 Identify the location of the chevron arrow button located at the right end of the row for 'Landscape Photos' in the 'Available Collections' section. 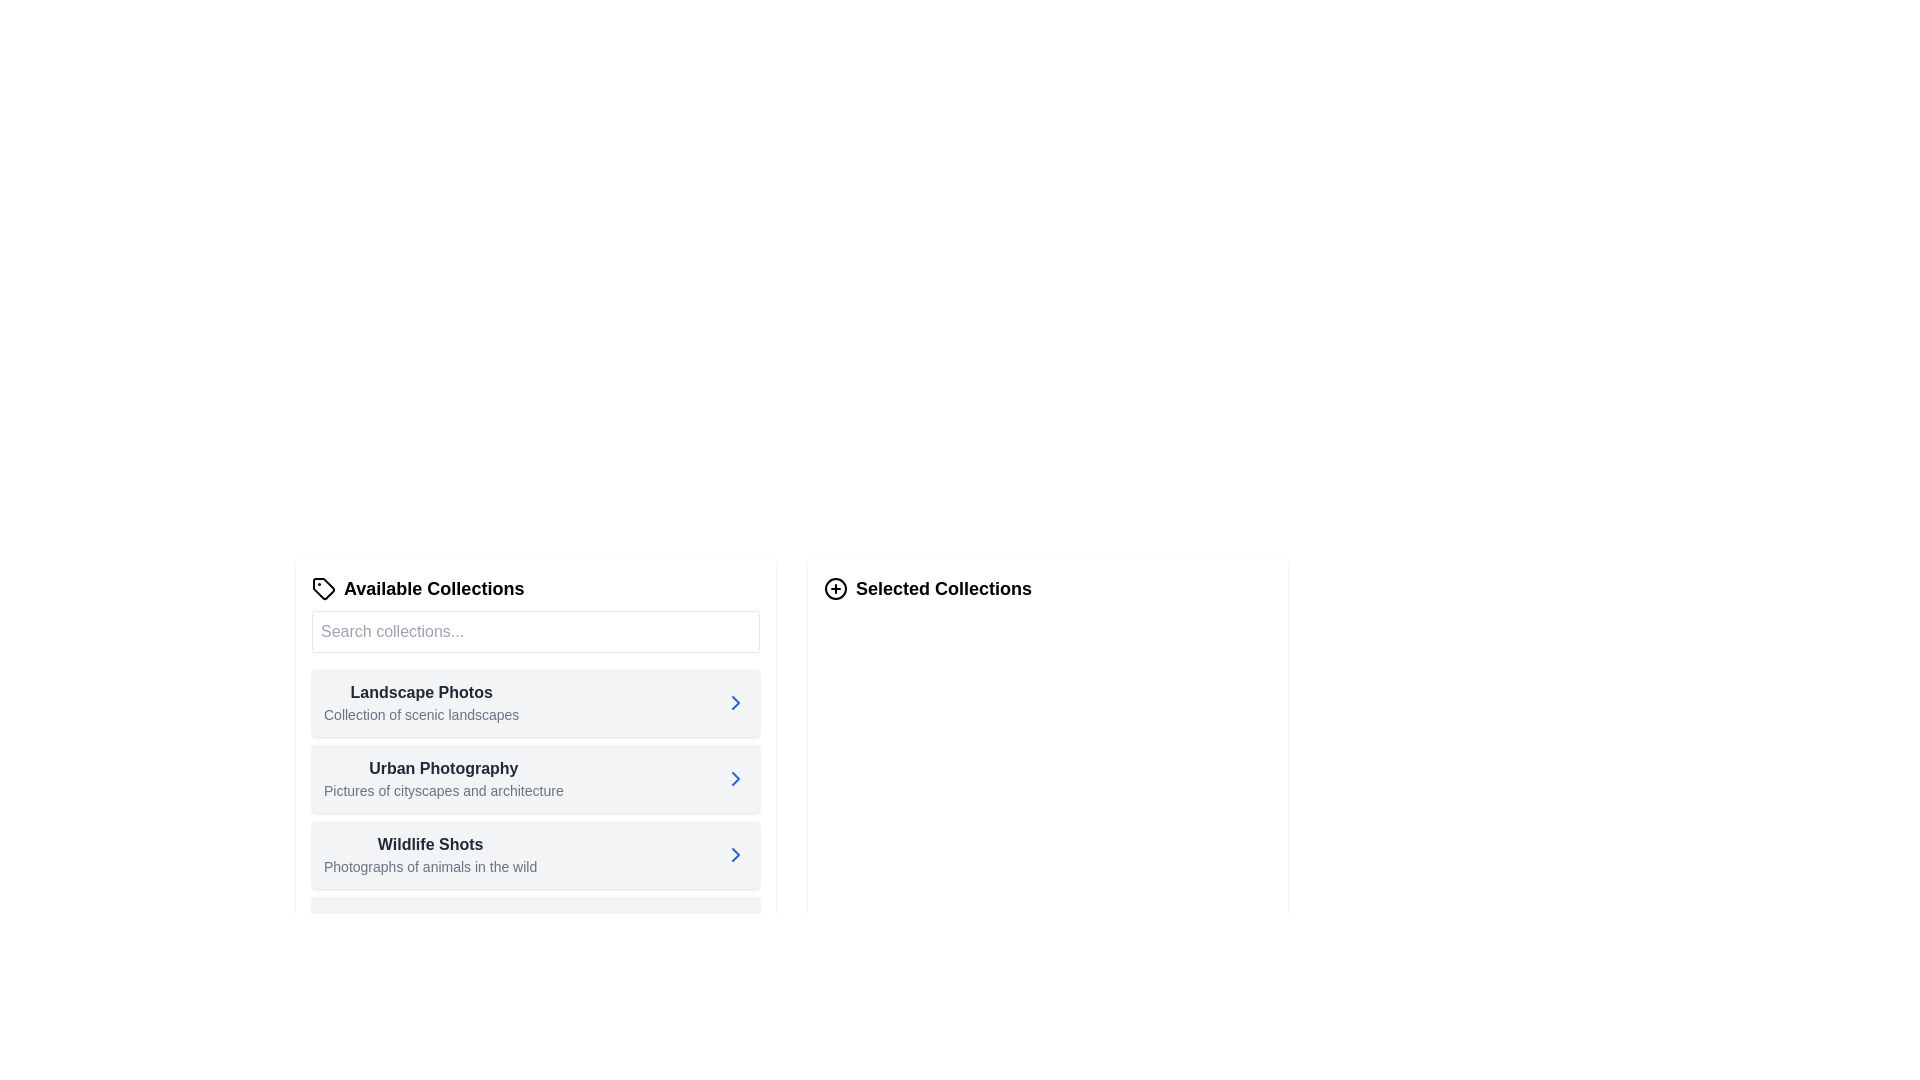
(734, 701).